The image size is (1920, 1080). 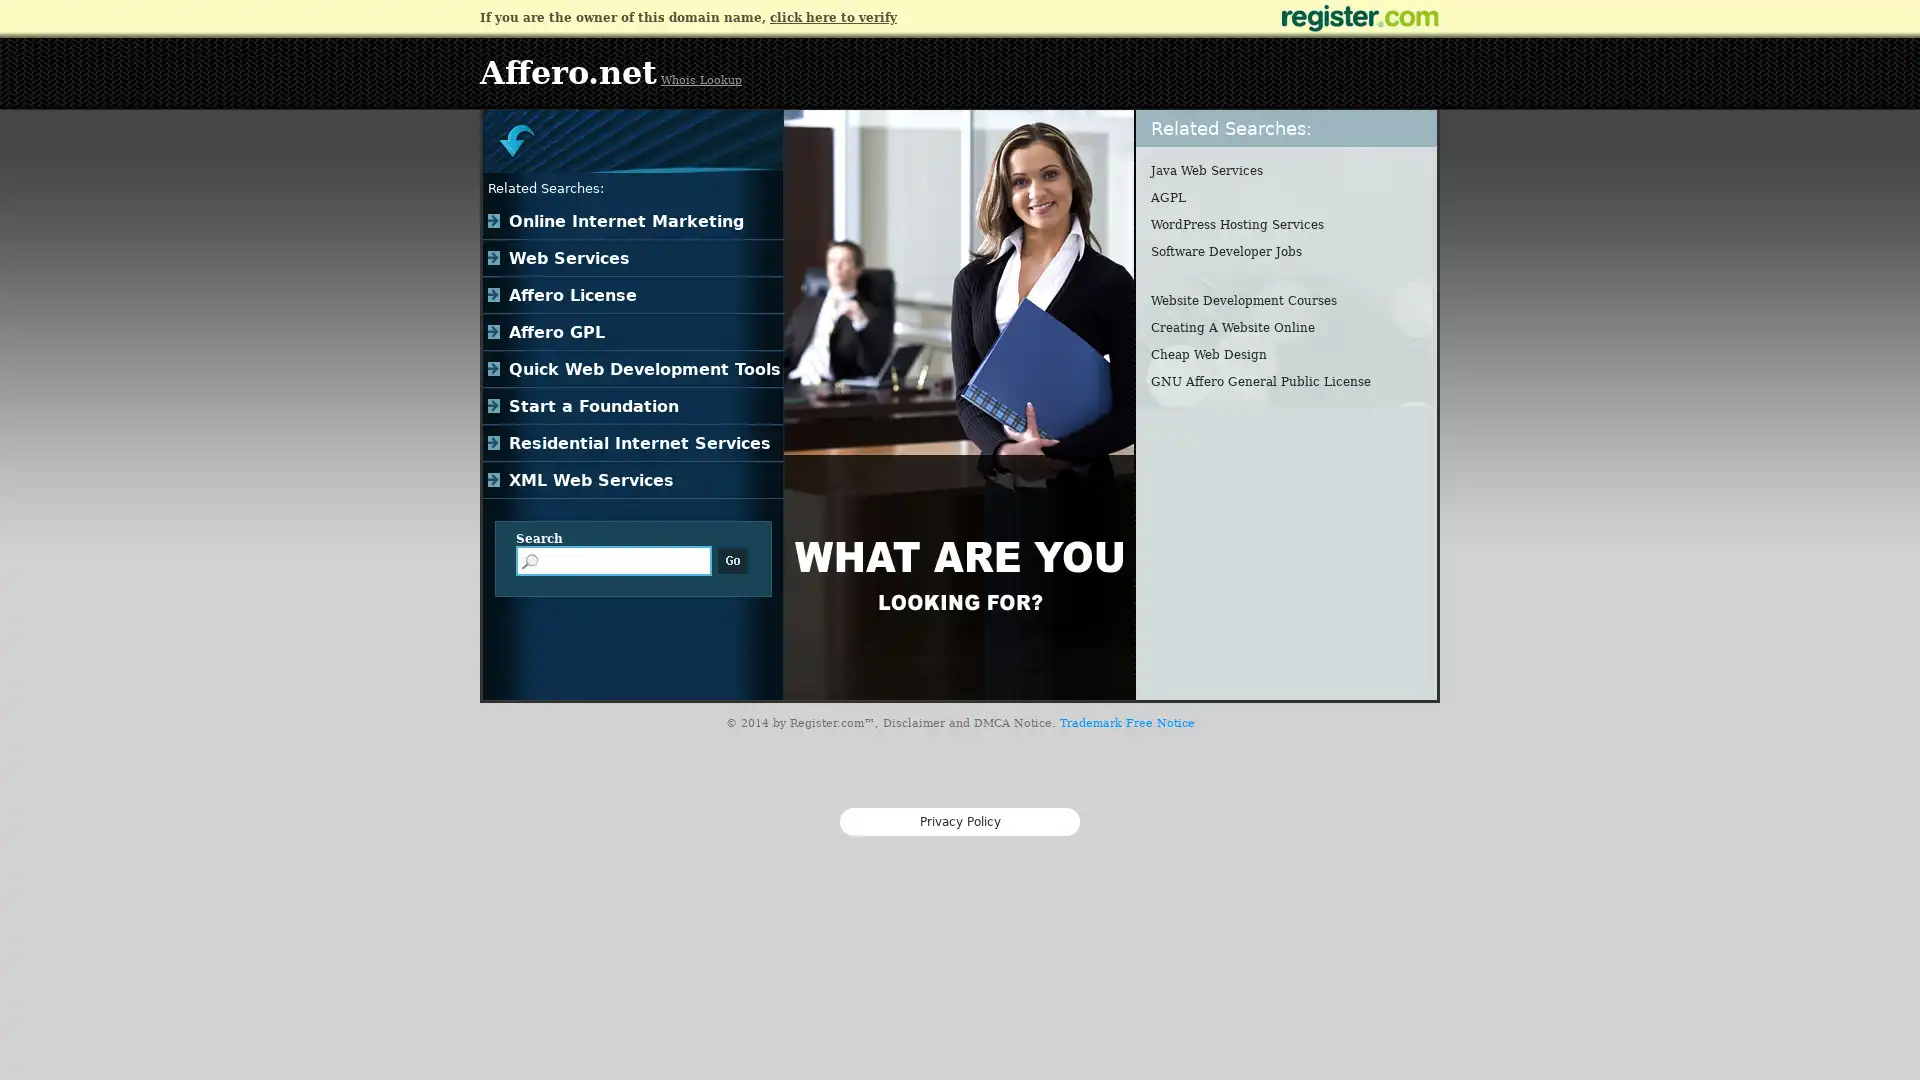 What do you see at coordinates (732, 560) in the screenshot?
I see `Go` at bounding box center [732, 560].